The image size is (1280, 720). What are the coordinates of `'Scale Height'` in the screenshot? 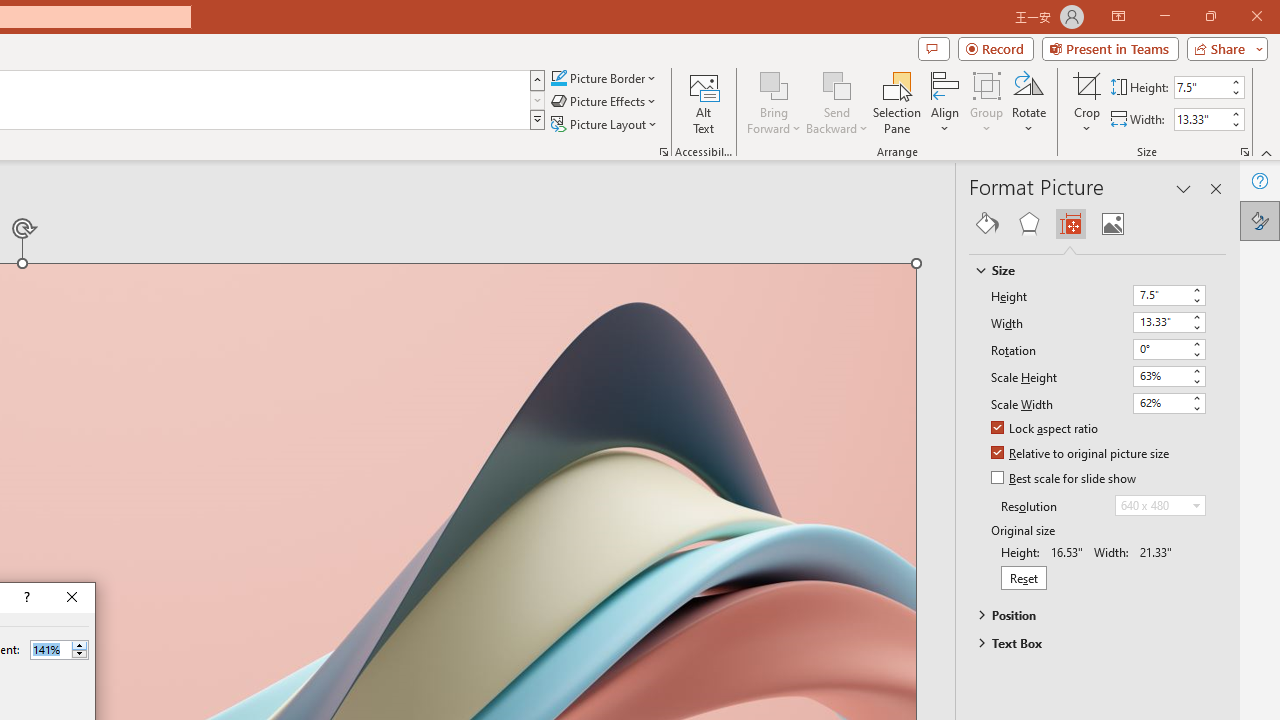 It's located at (1160, 376).